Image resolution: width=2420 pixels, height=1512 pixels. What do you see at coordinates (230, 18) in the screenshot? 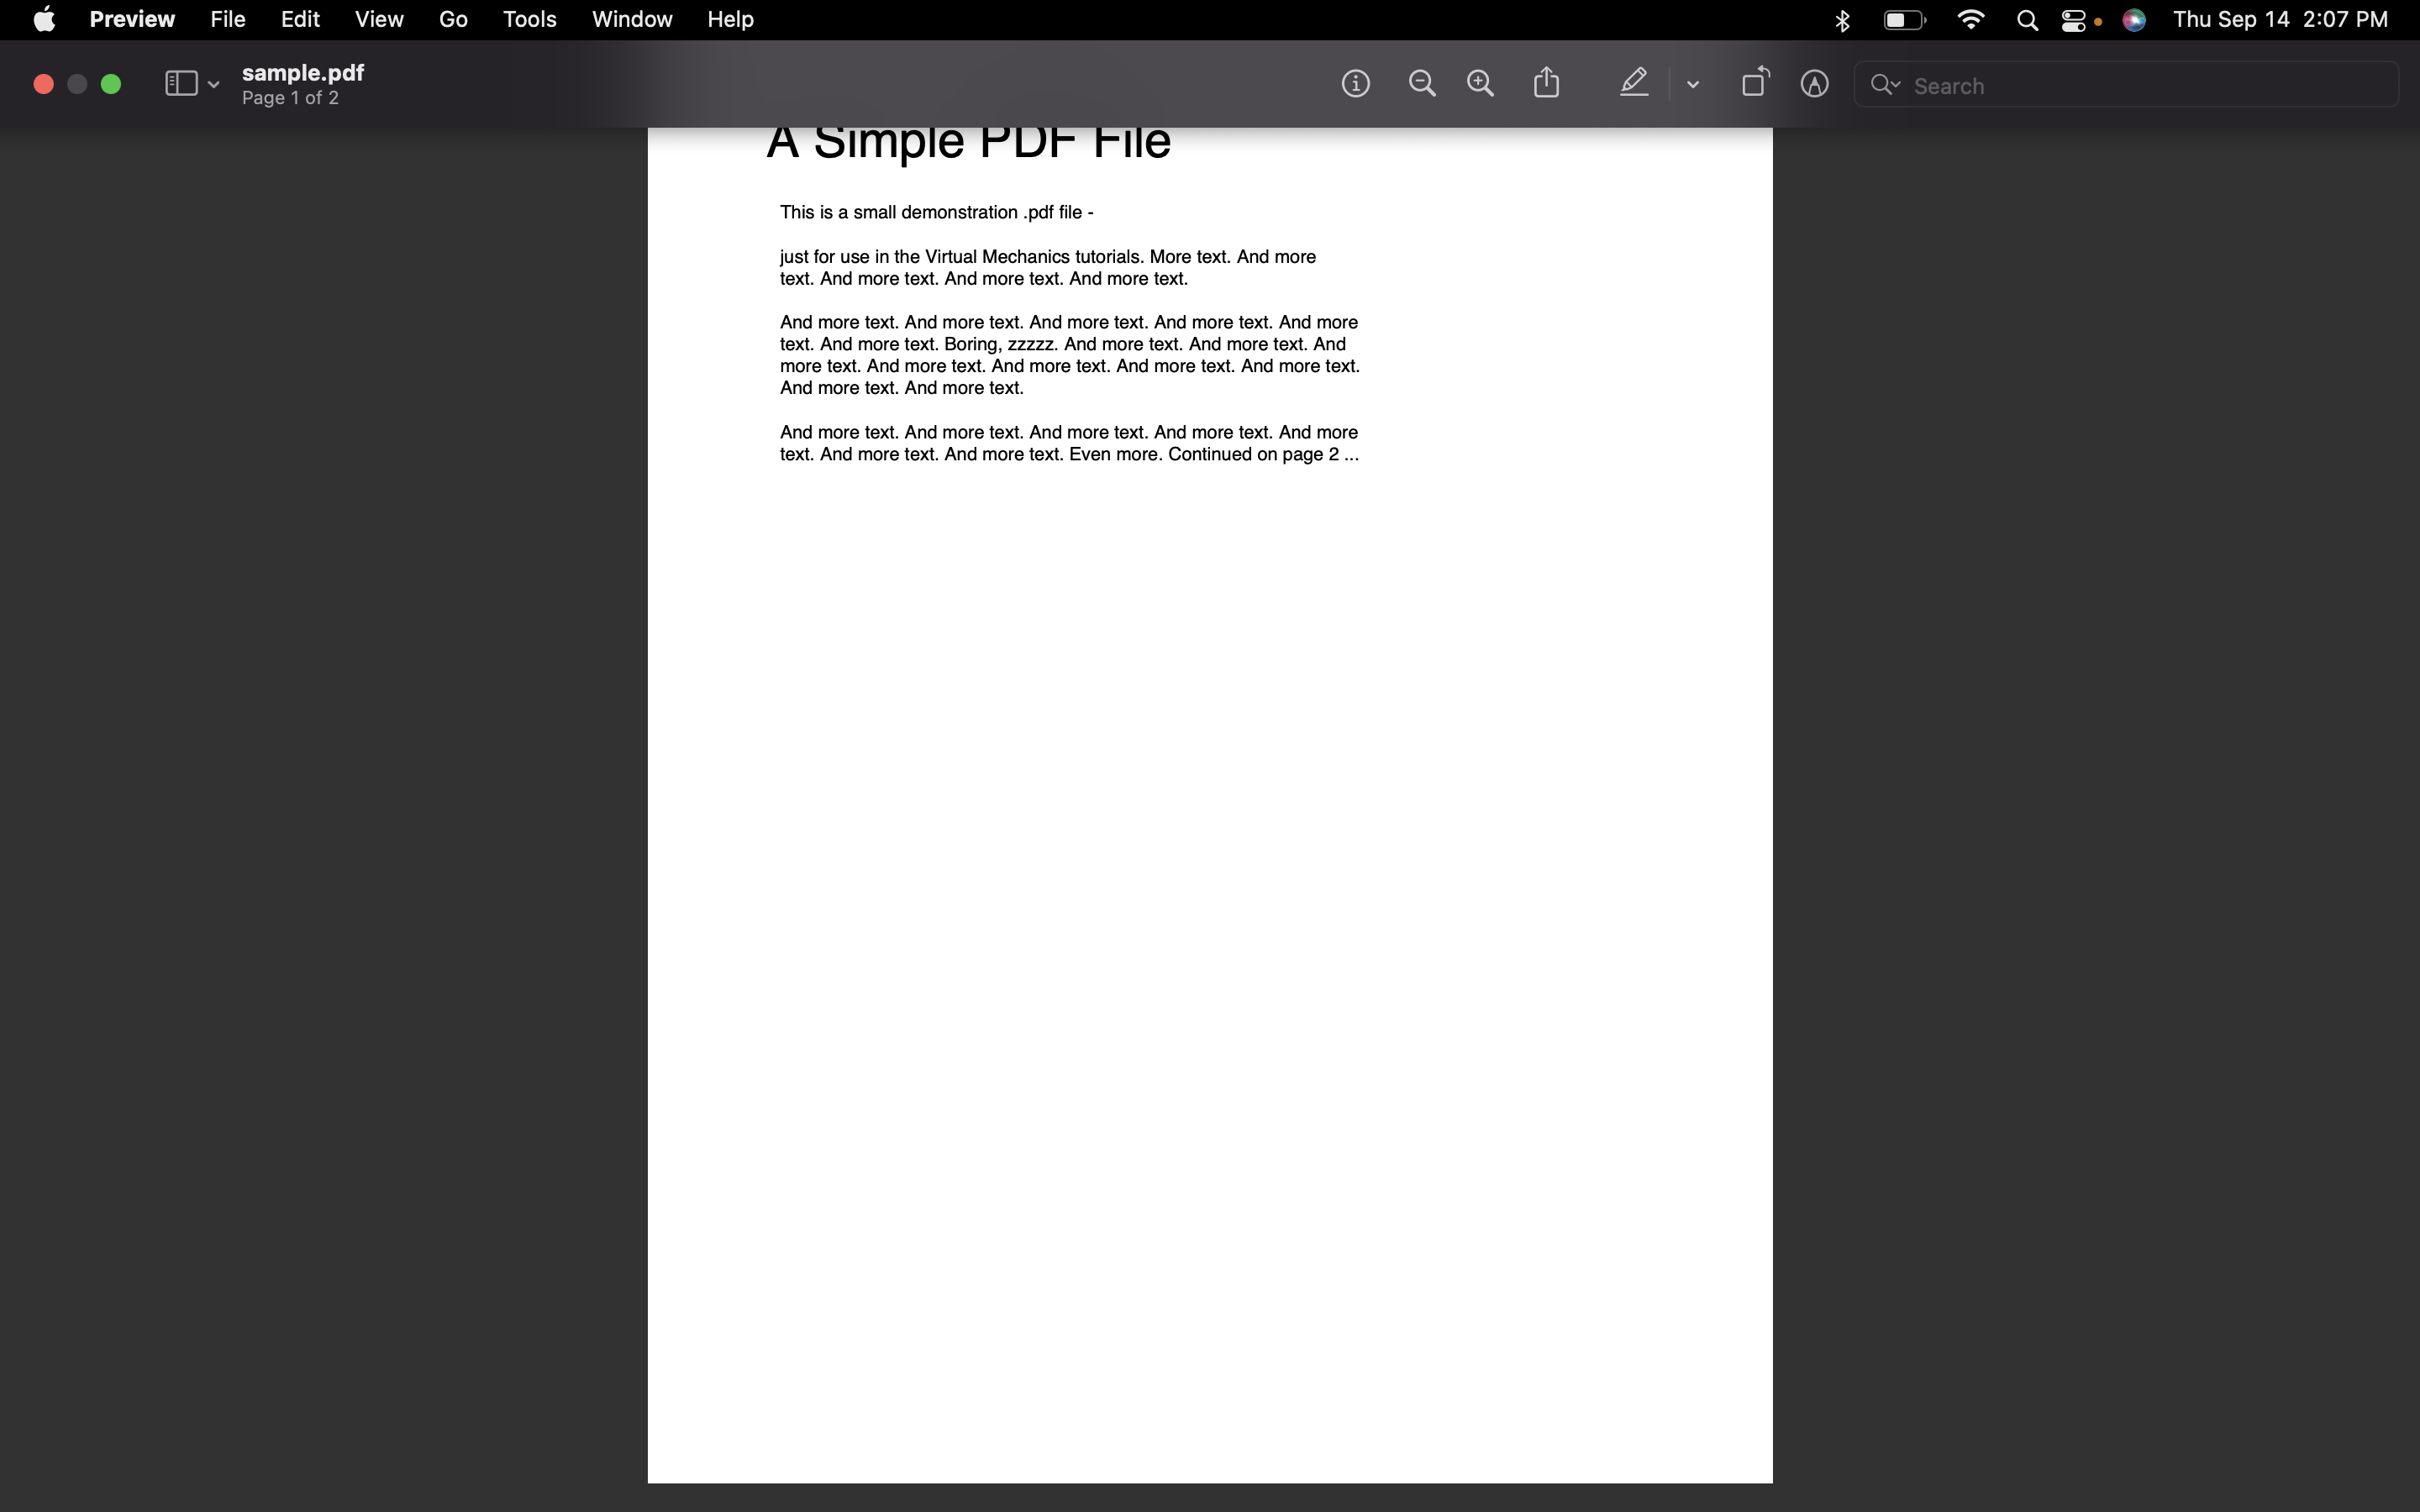
I see `a new file` at bounding box center [230, 18].